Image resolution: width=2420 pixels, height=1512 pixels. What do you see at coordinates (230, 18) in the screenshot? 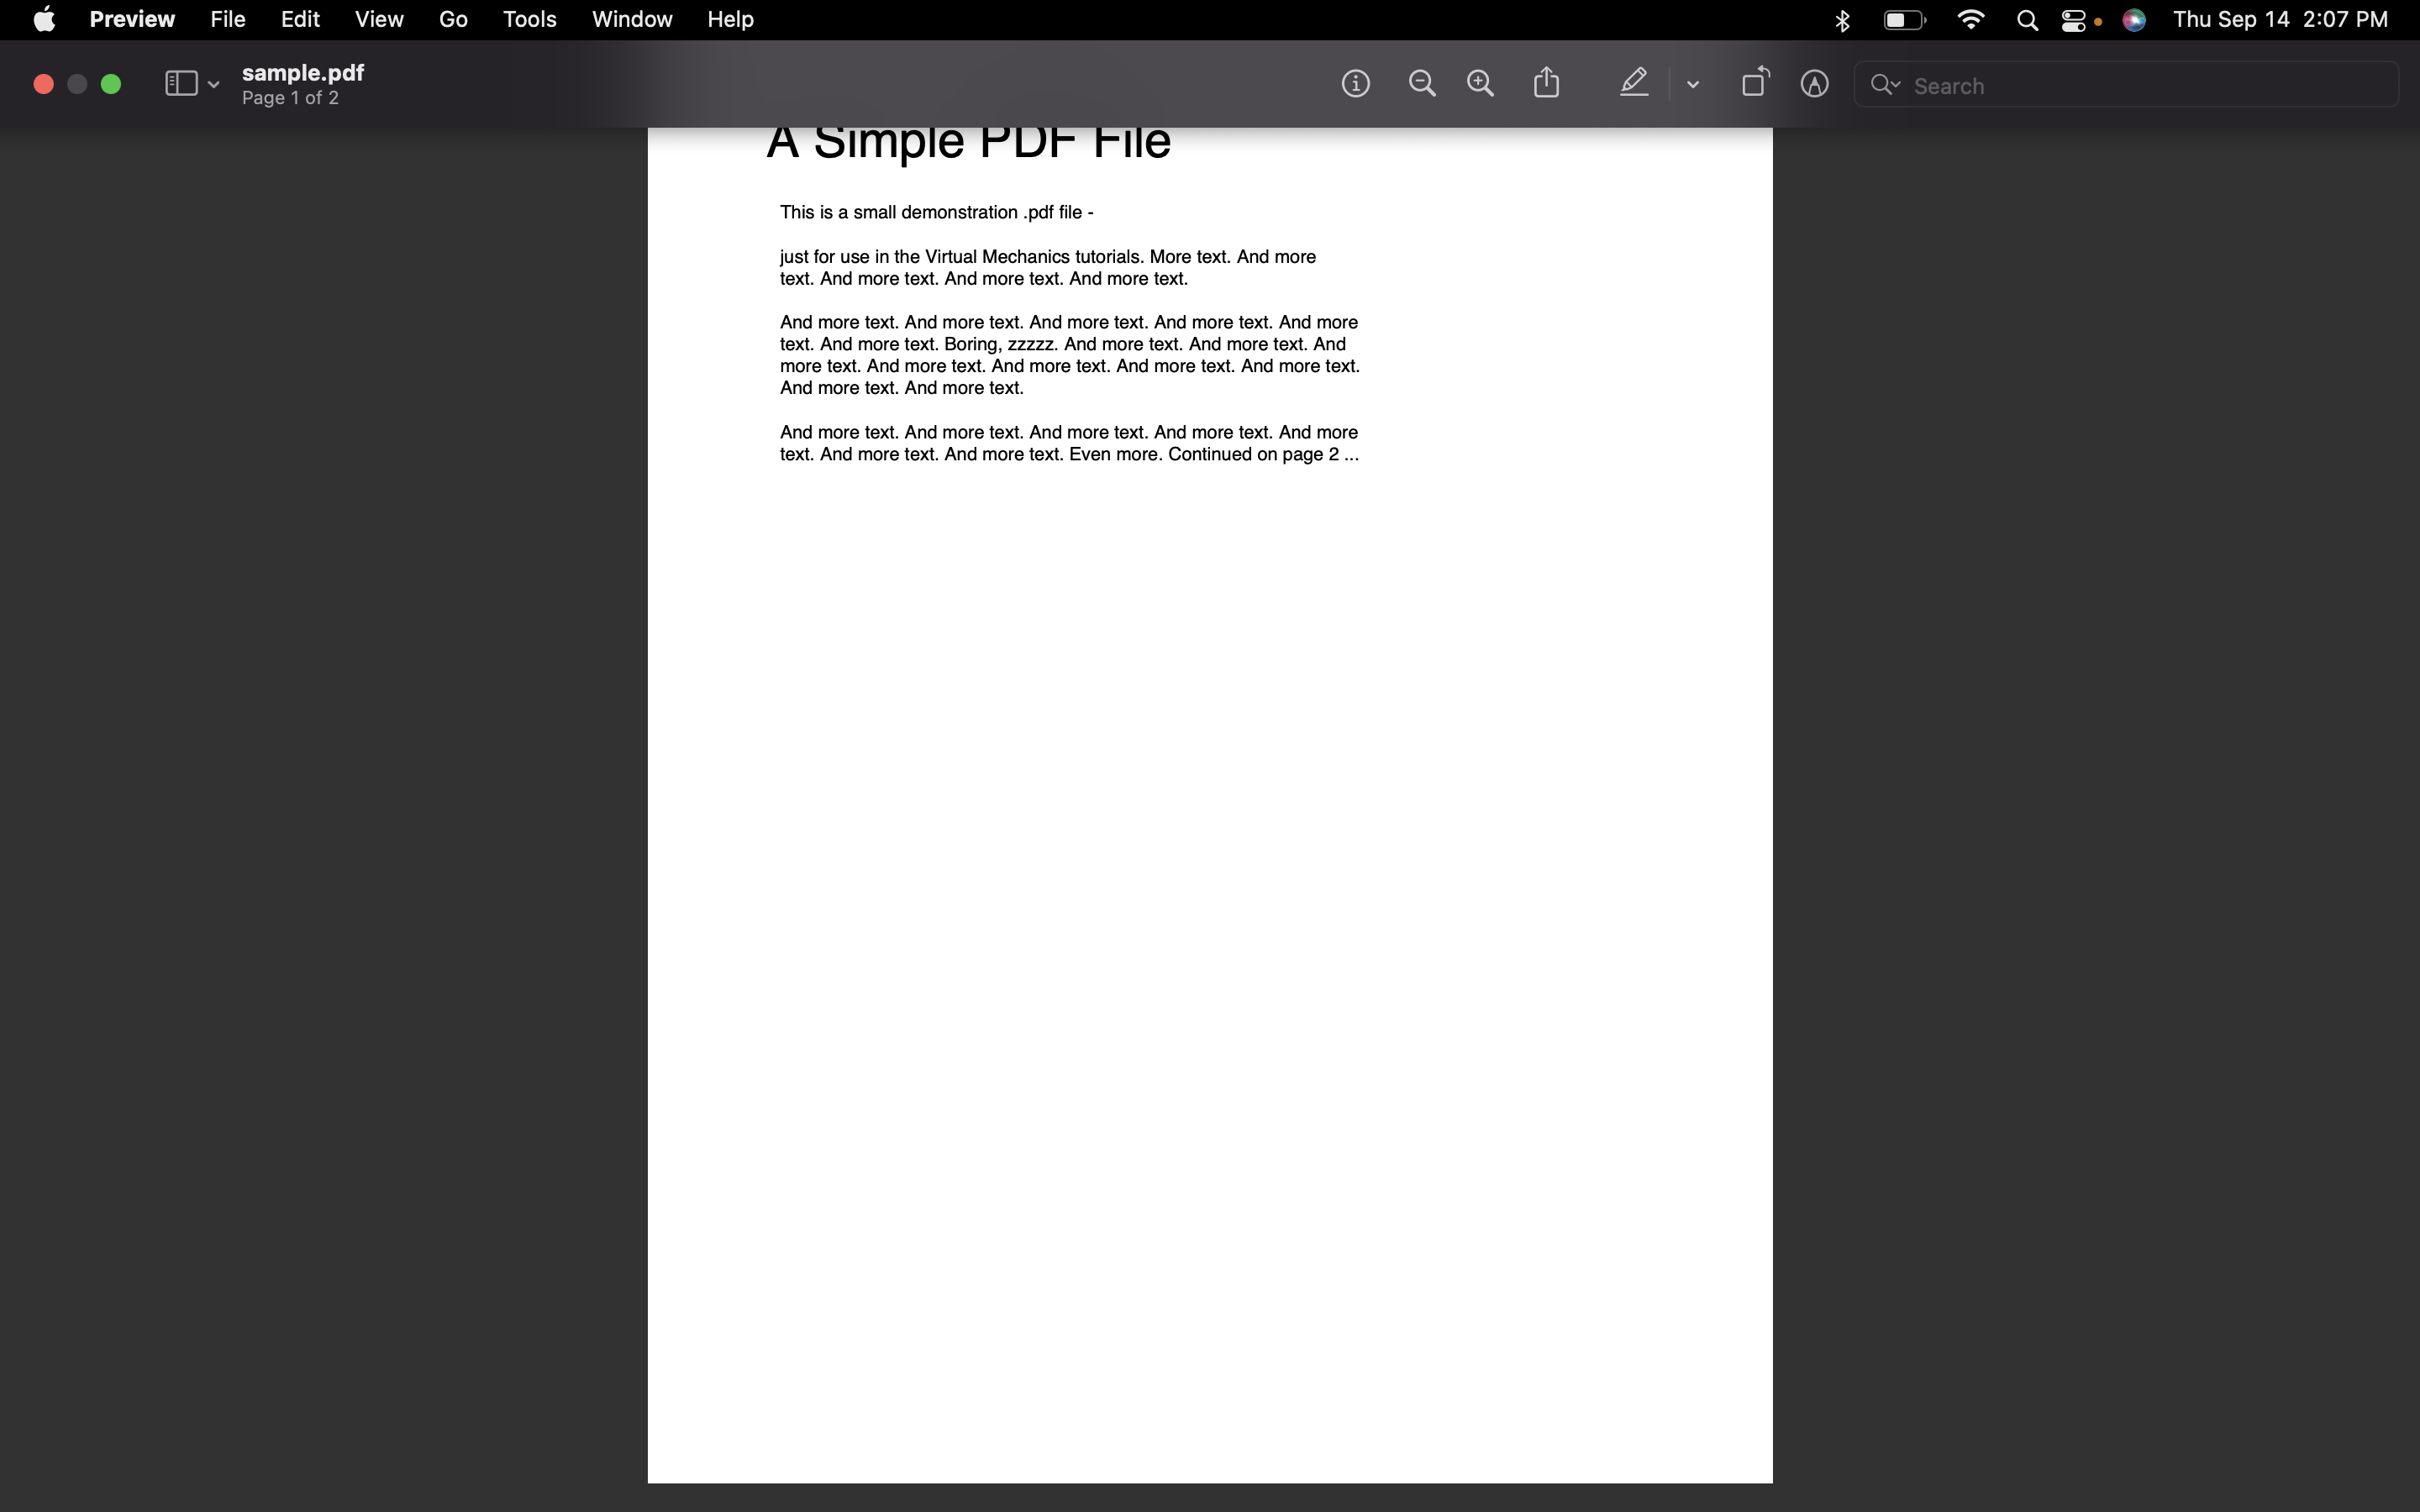
I see `a new file` at bounding box center [230, 18].